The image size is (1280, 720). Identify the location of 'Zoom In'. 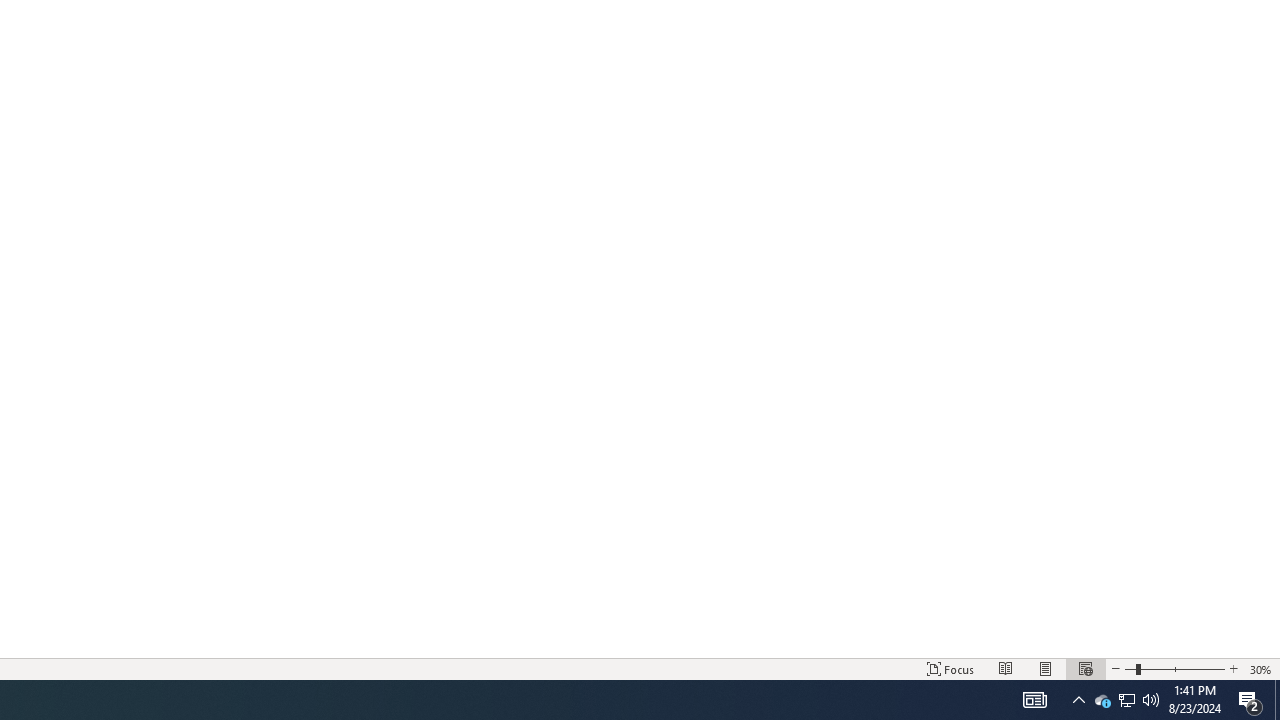
(1232, 669).